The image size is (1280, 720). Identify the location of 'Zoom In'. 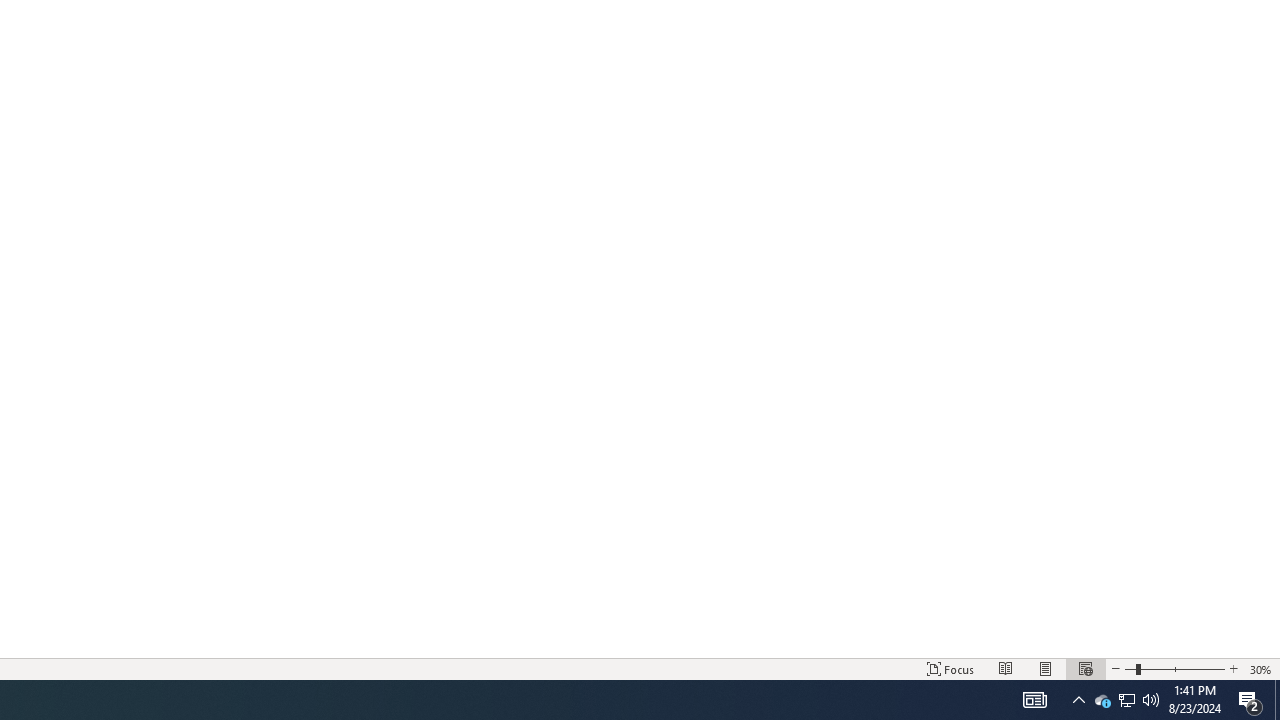
(1232, 669).